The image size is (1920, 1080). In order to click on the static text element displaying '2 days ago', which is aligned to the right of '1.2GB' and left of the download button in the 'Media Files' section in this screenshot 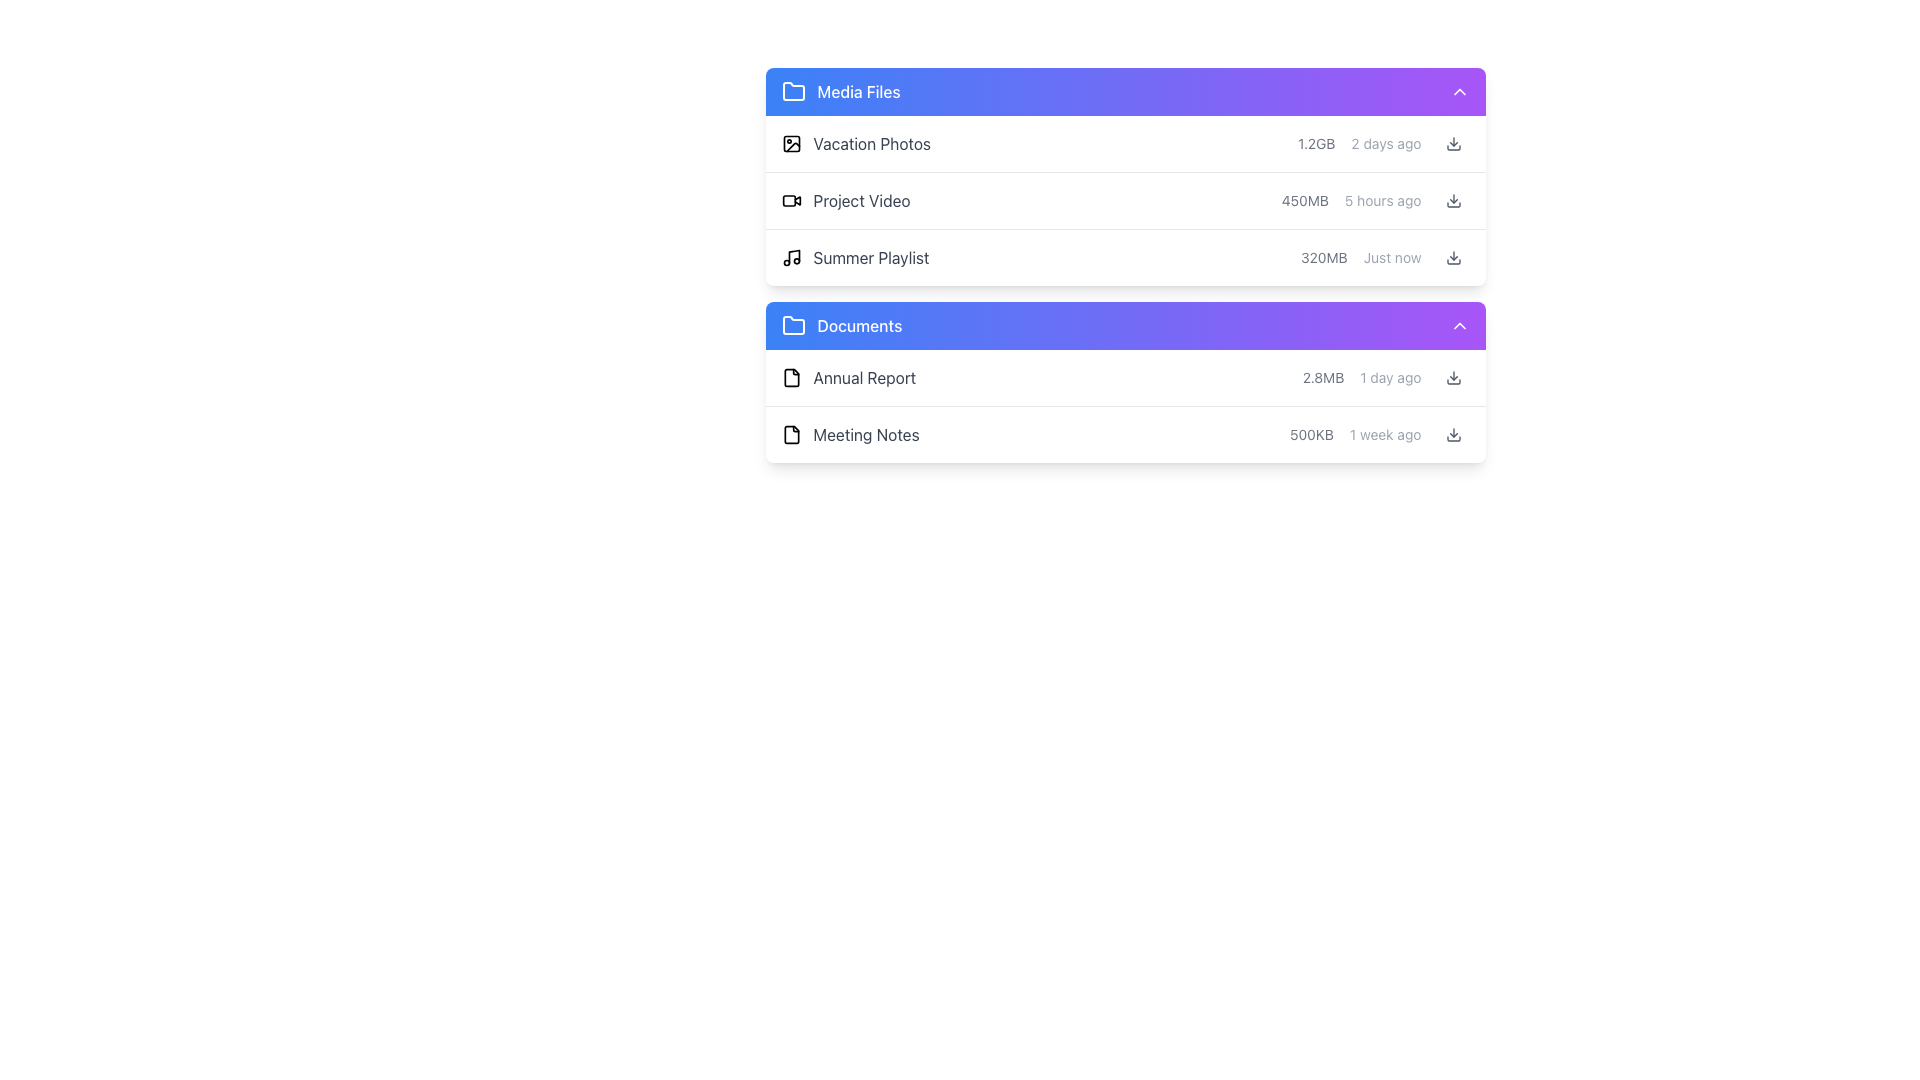, I will do `click(1385, 142)`.